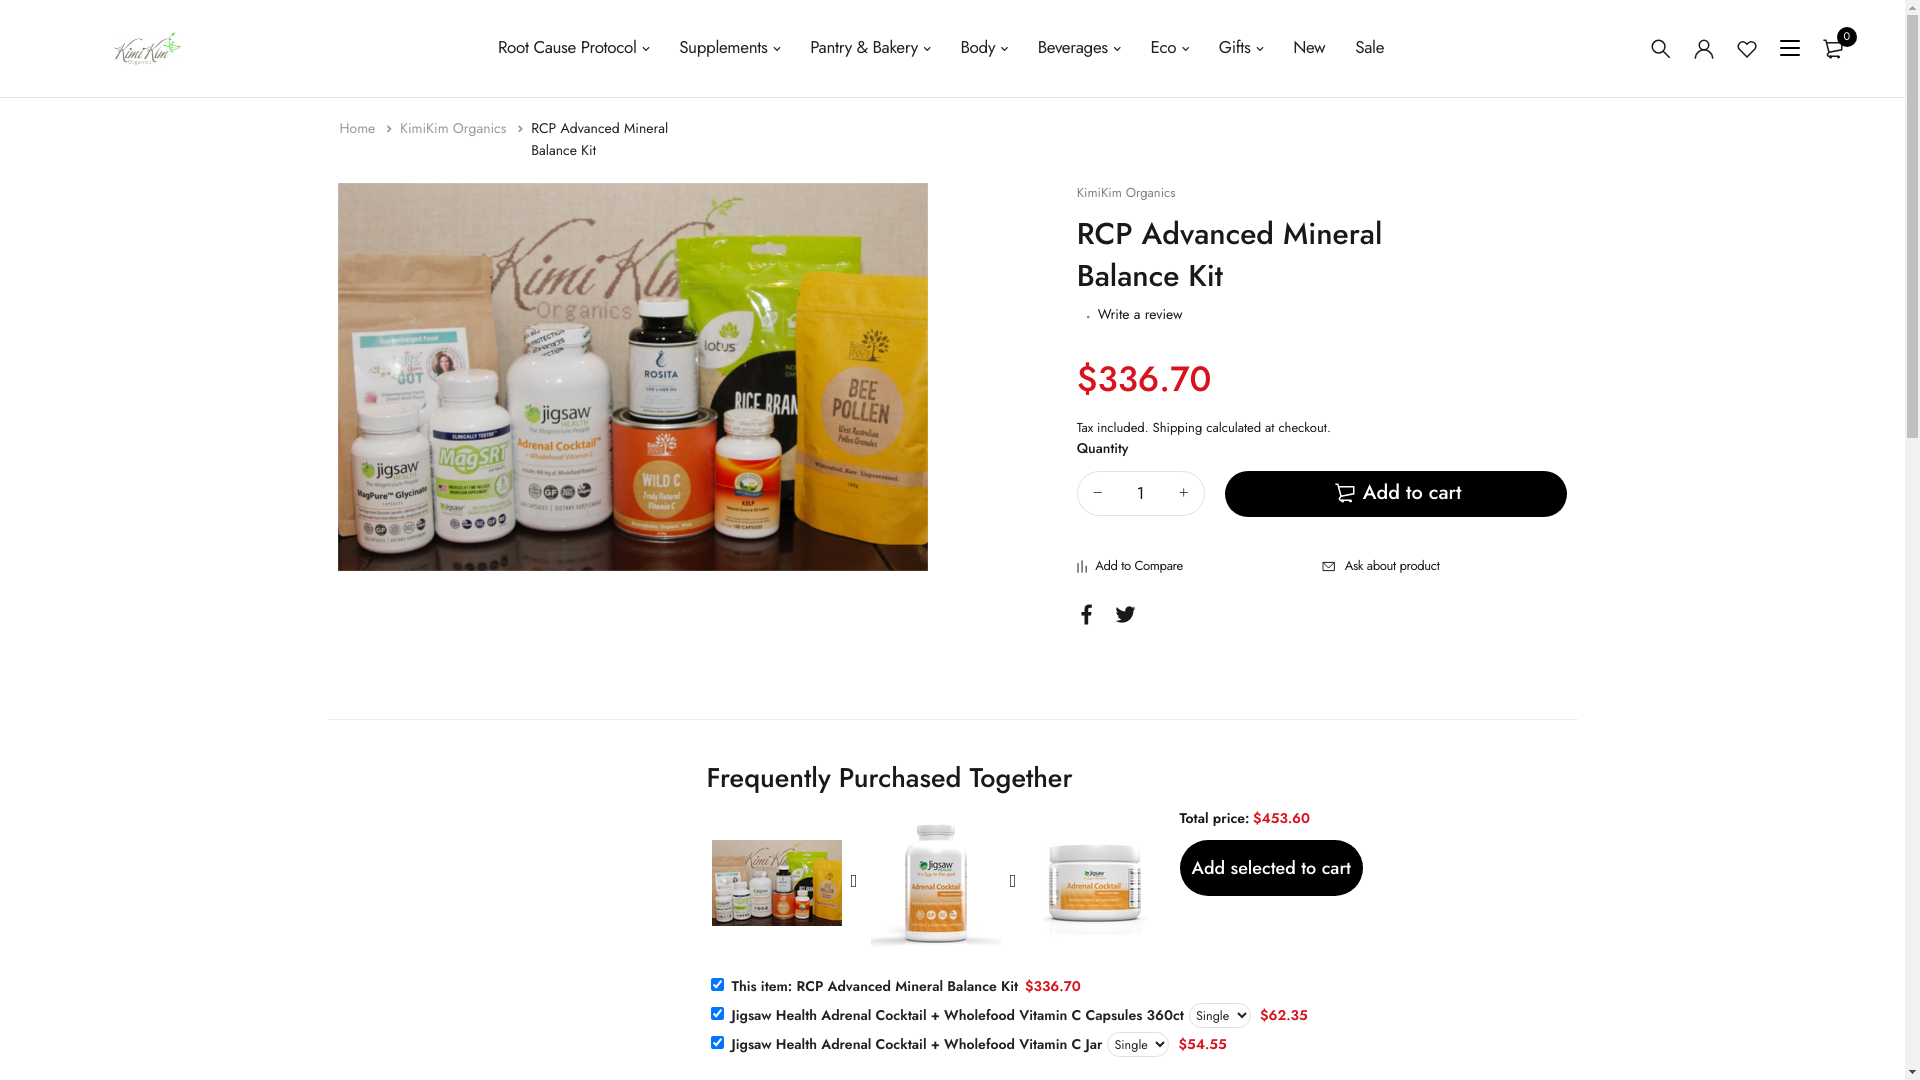  Describe the element at coordinates (1395, 493) in the screenshot. I see `'Add to cart'` at that location.